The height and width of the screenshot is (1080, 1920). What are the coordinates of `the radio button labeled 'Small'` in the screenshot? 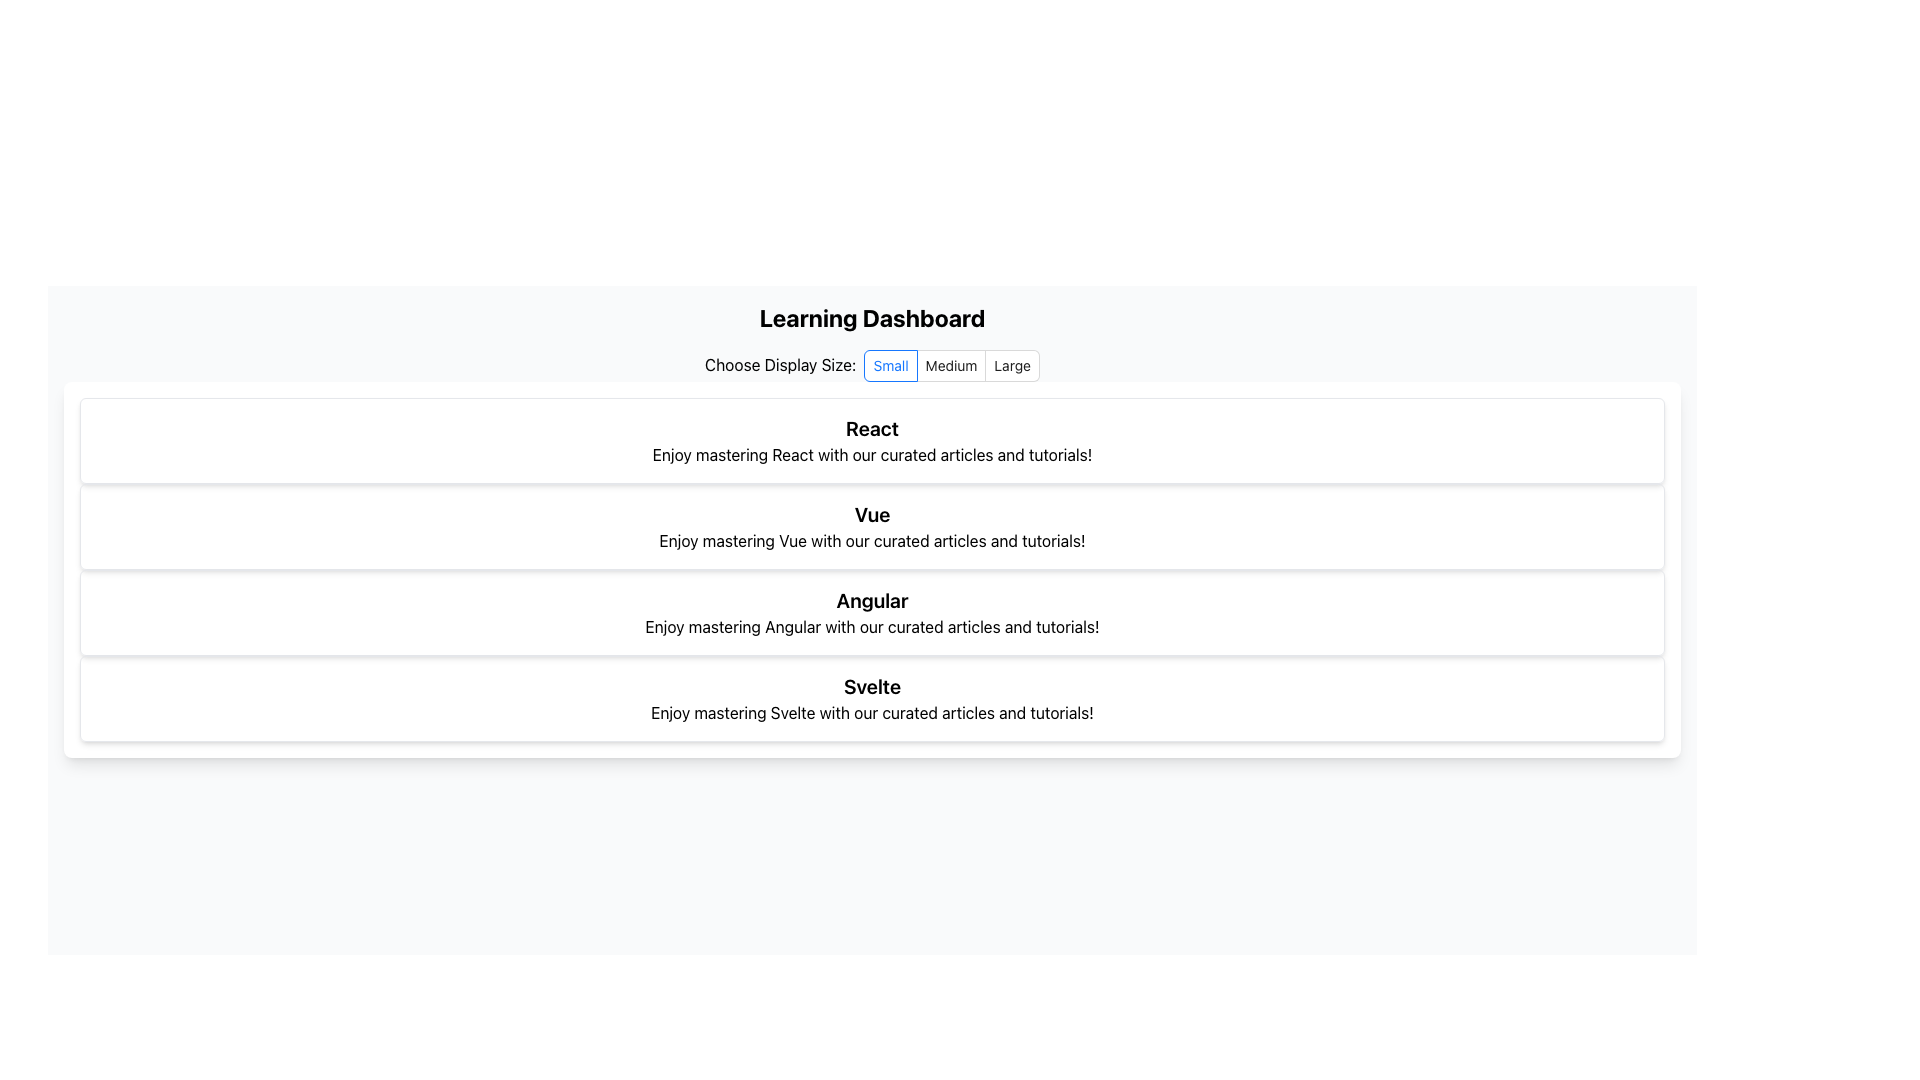 It's located at (890, 366).